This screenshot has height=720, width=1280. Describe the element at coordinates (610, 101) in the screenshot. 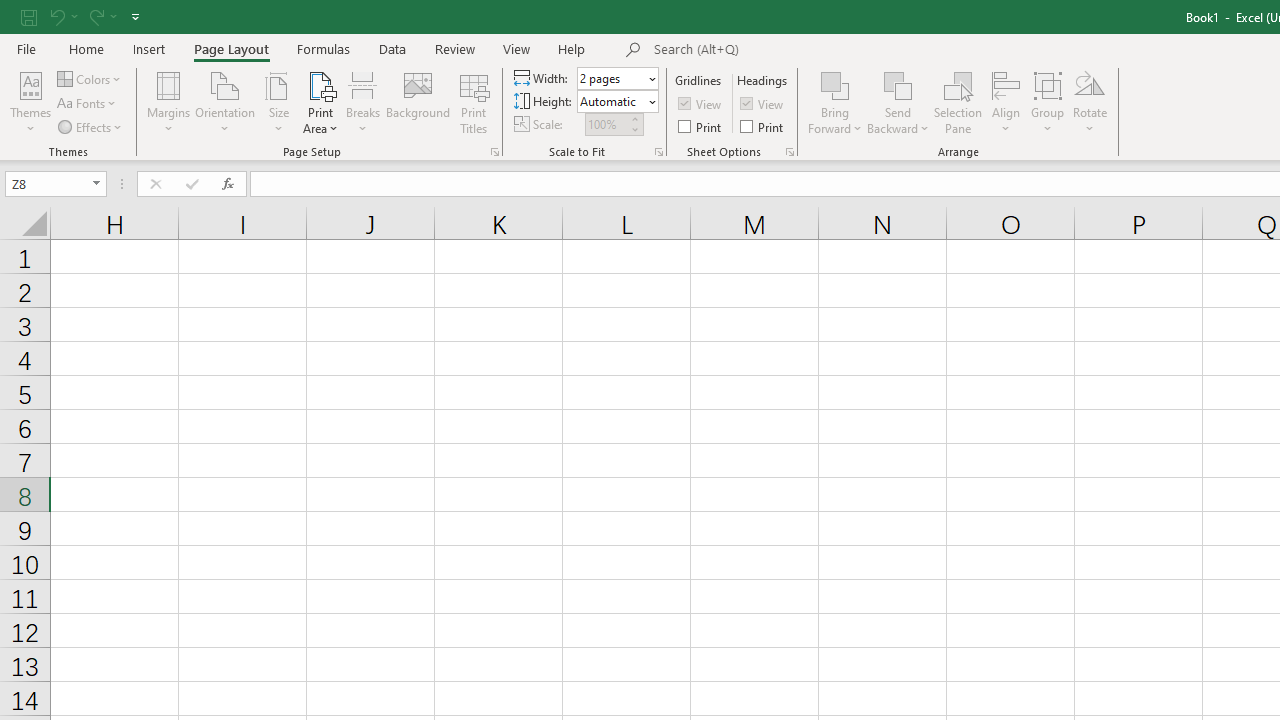

I see `'Height'` at that location.